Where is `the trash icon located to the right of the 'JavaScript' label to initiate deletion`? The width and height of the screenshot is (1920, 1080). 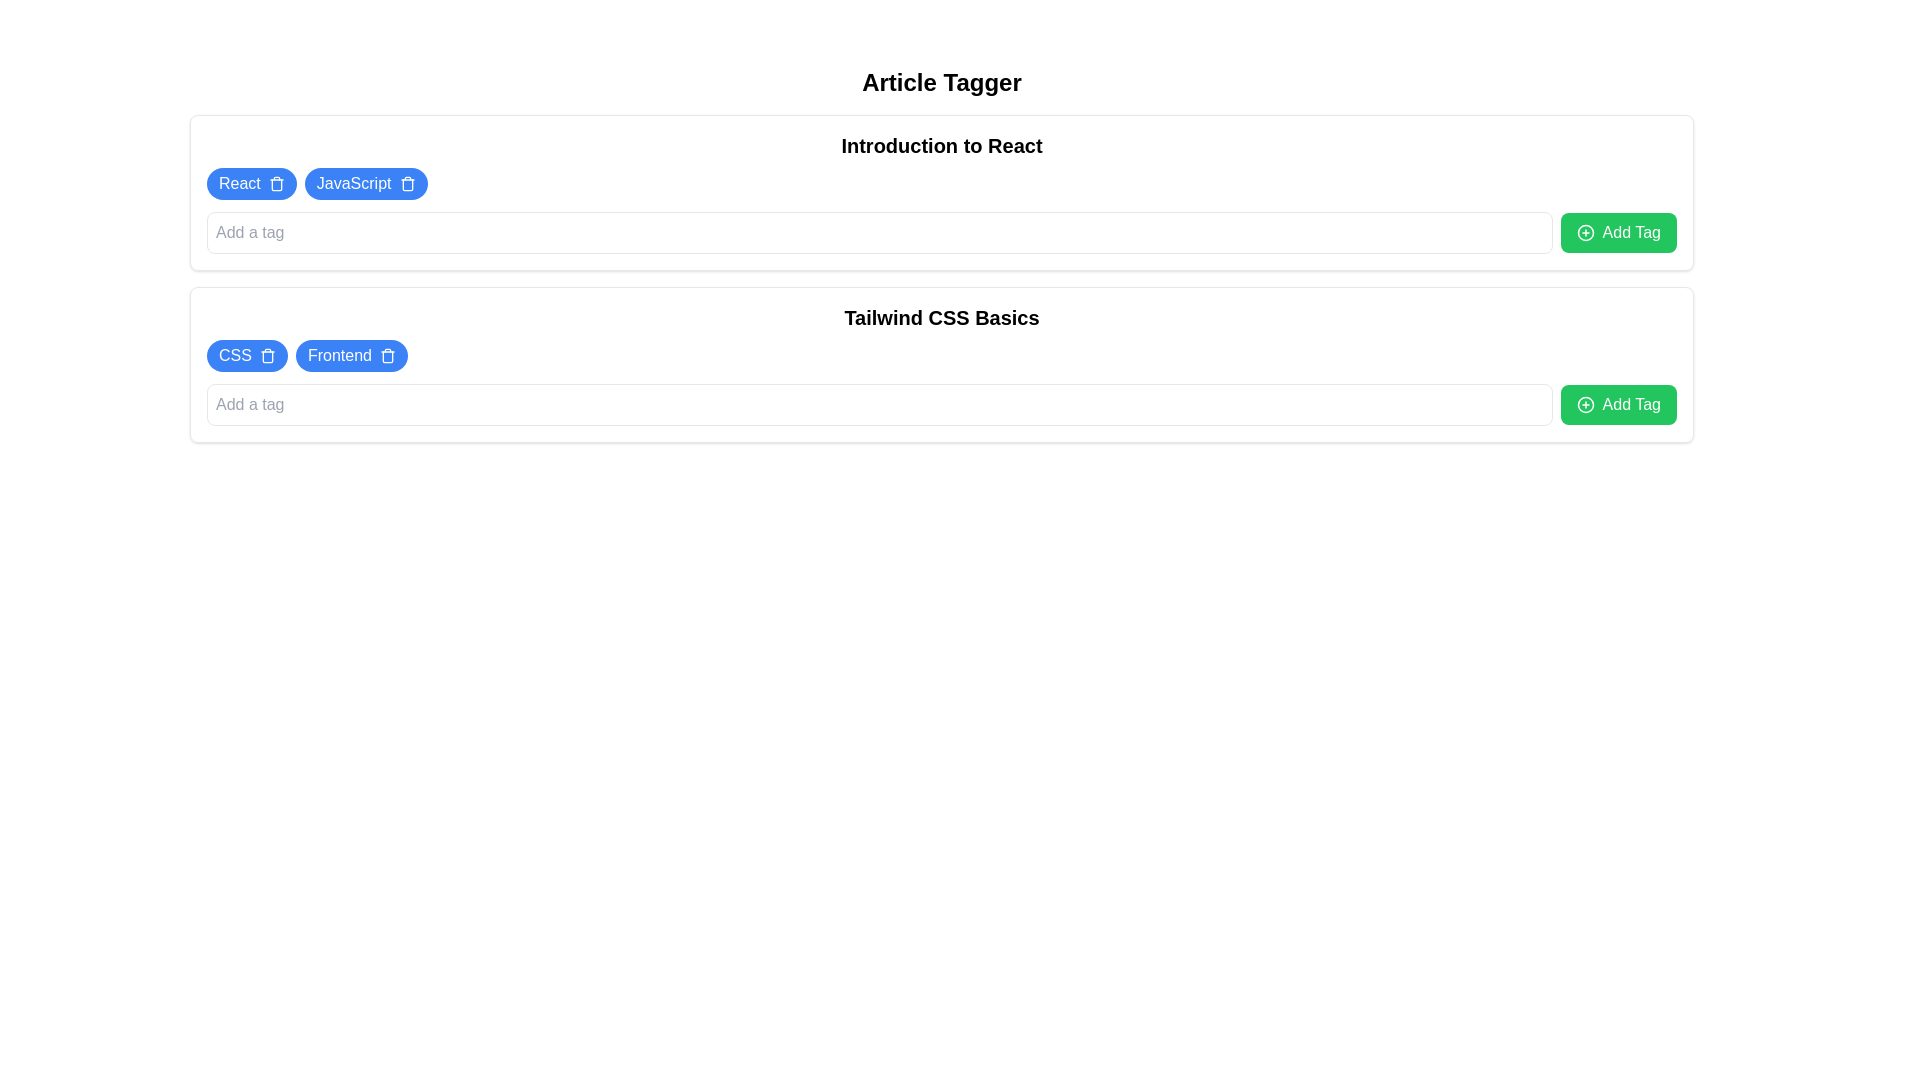
the trash icon located to the right of the 'JavaScript' label to initiate deletion is located at coordinates (406, 184).